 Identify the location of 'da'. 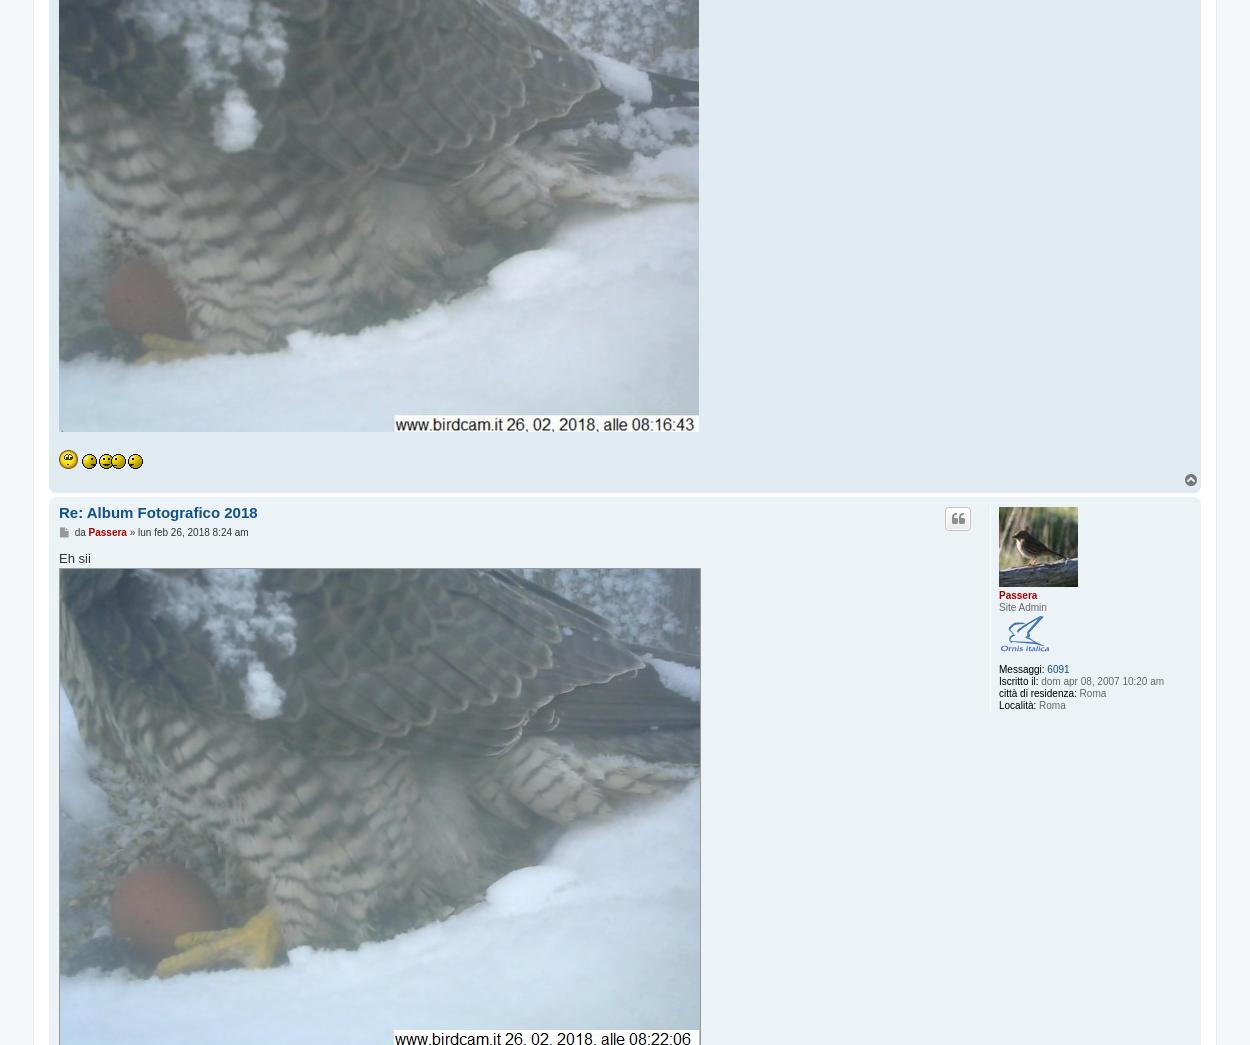
(80, 531).